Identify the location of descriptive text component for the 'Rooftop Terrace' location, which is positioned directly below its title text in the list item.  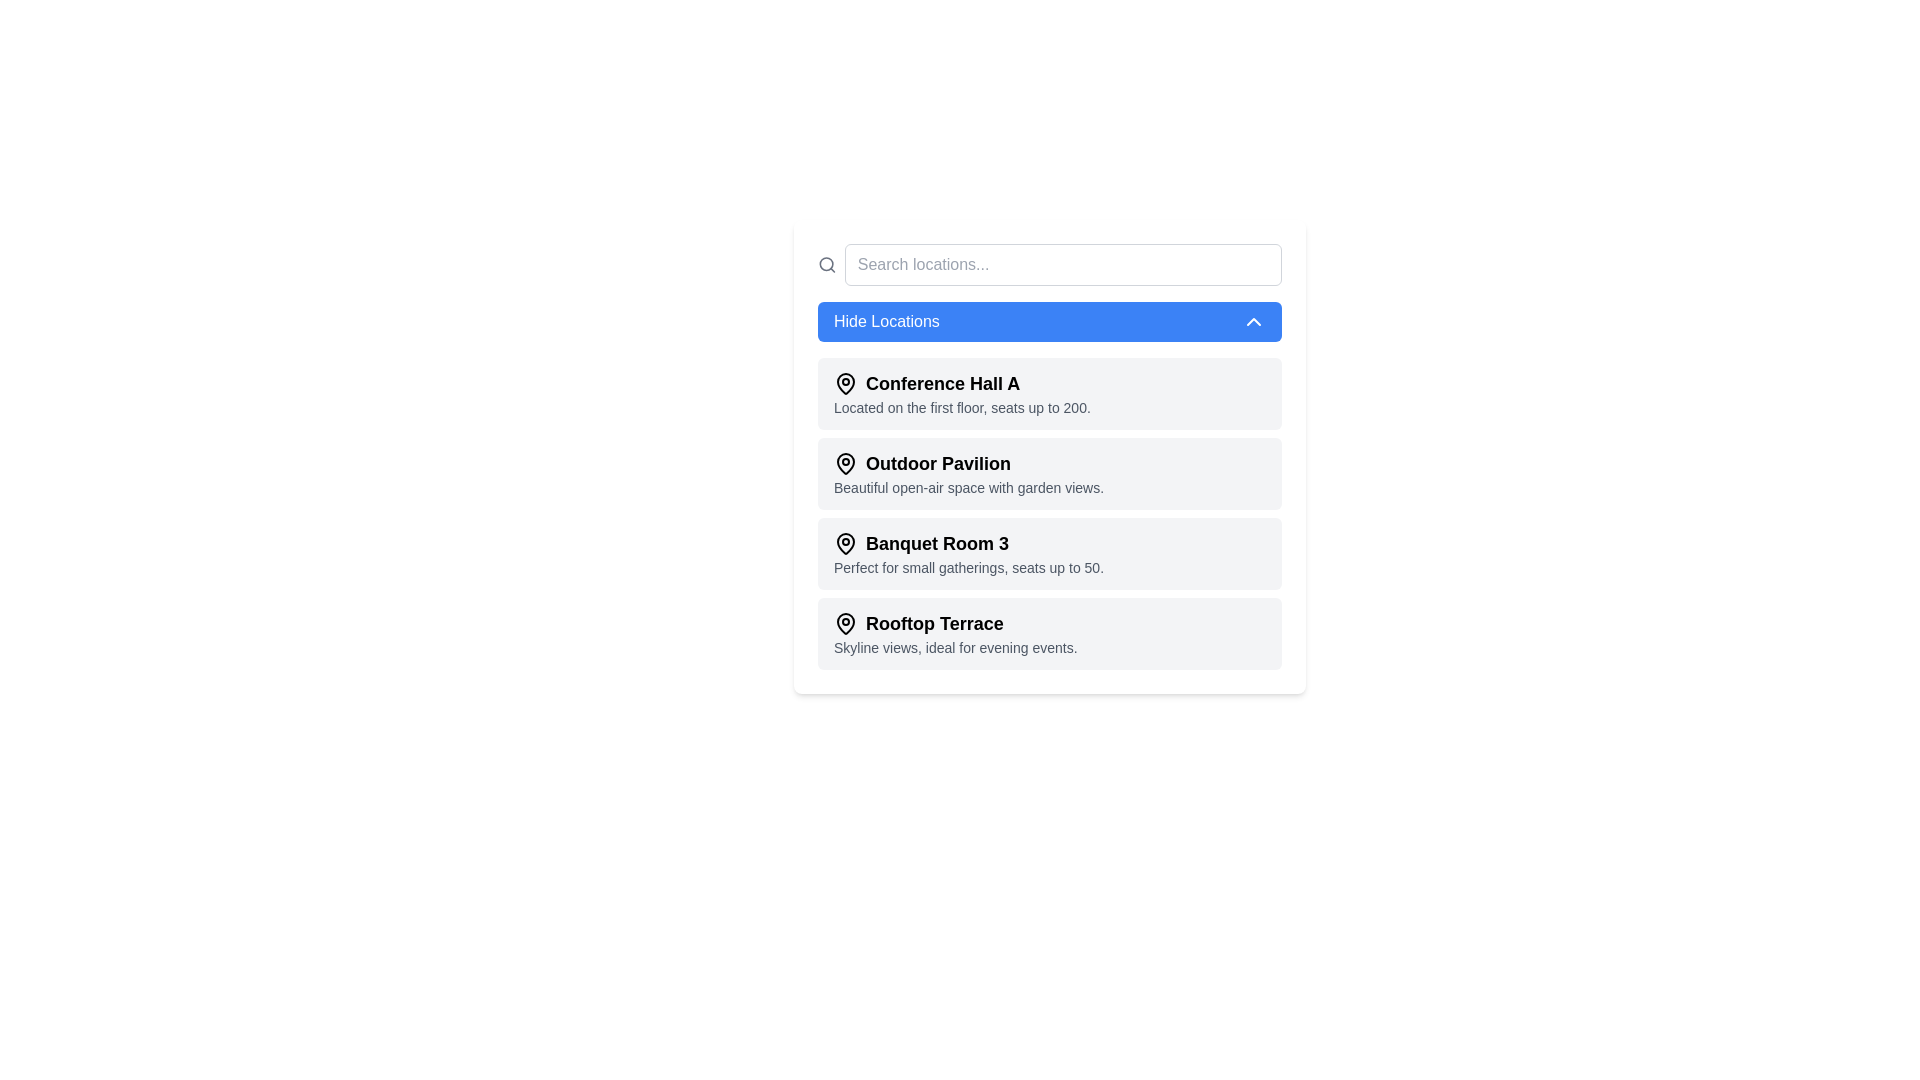
(954, 648).